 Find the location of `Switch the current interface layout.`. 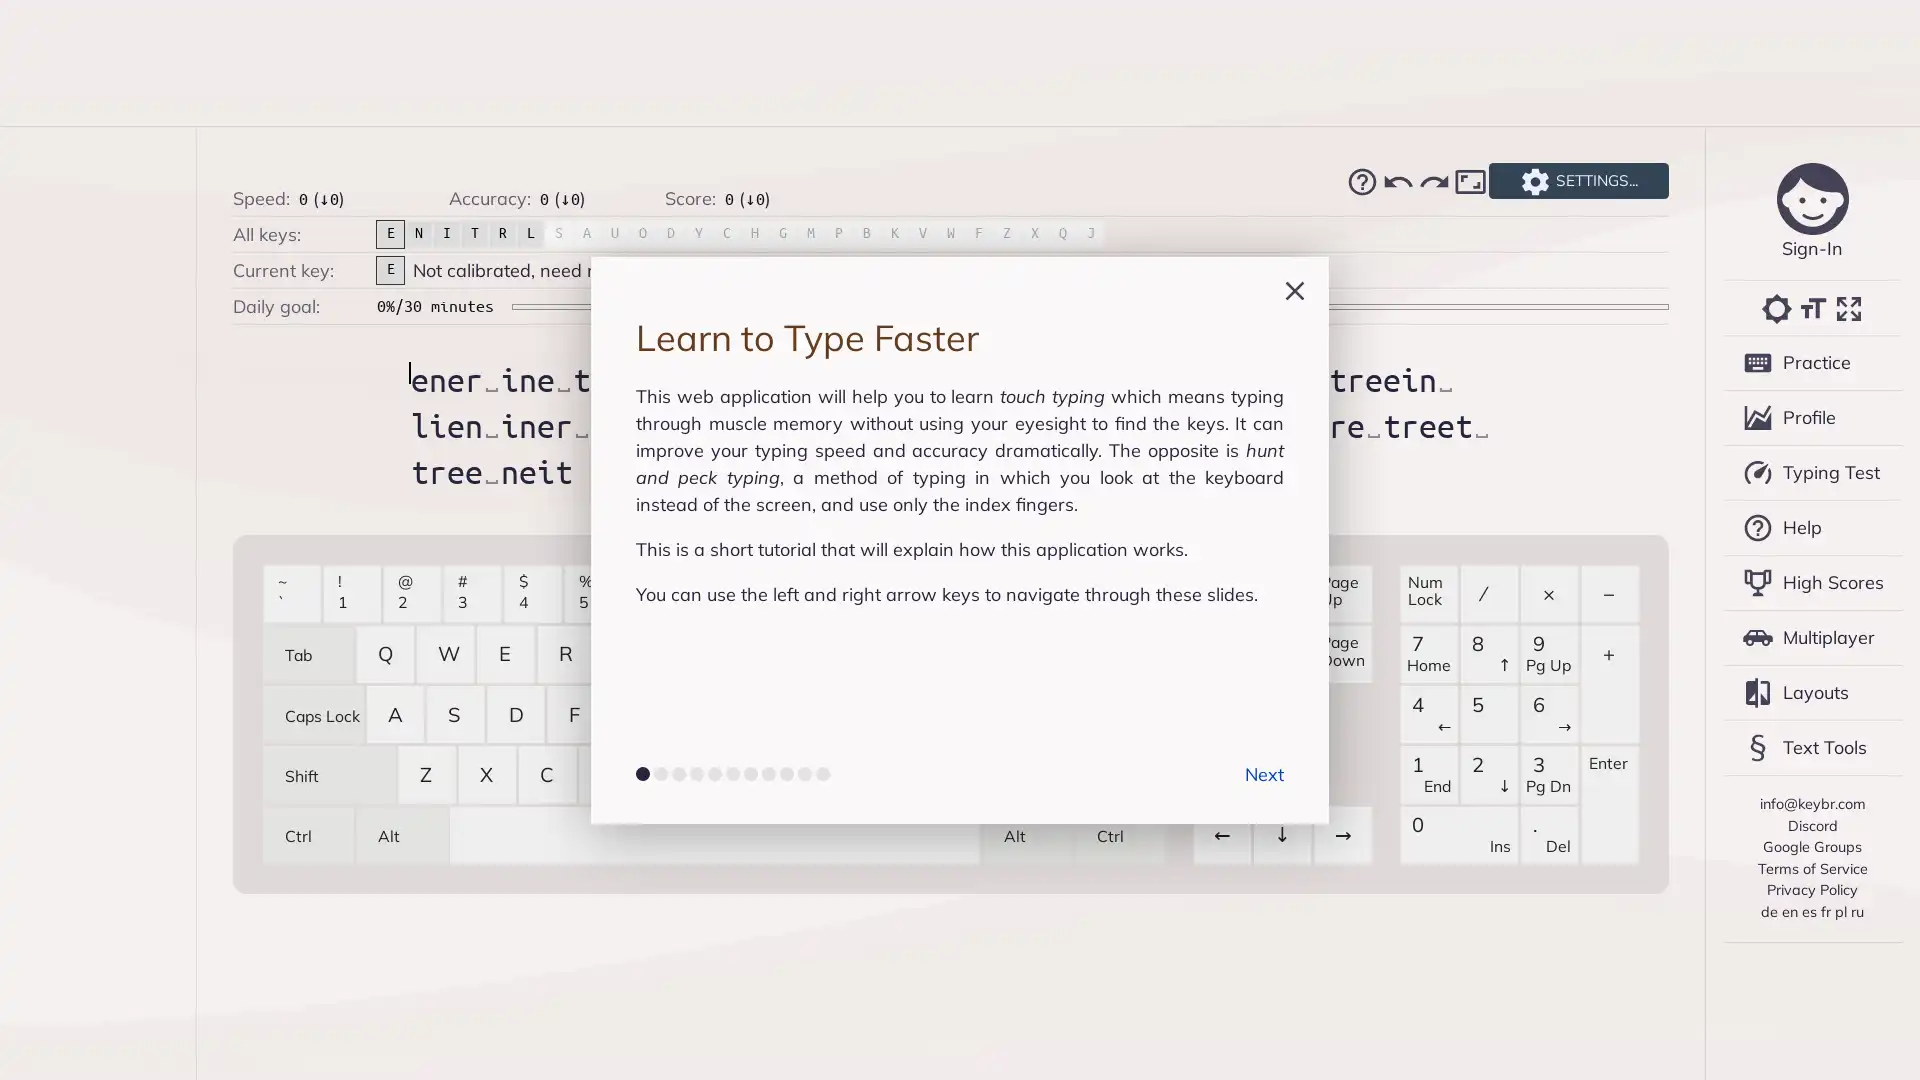

Switch the current interface layout. is located at coordinates (1469, 181).